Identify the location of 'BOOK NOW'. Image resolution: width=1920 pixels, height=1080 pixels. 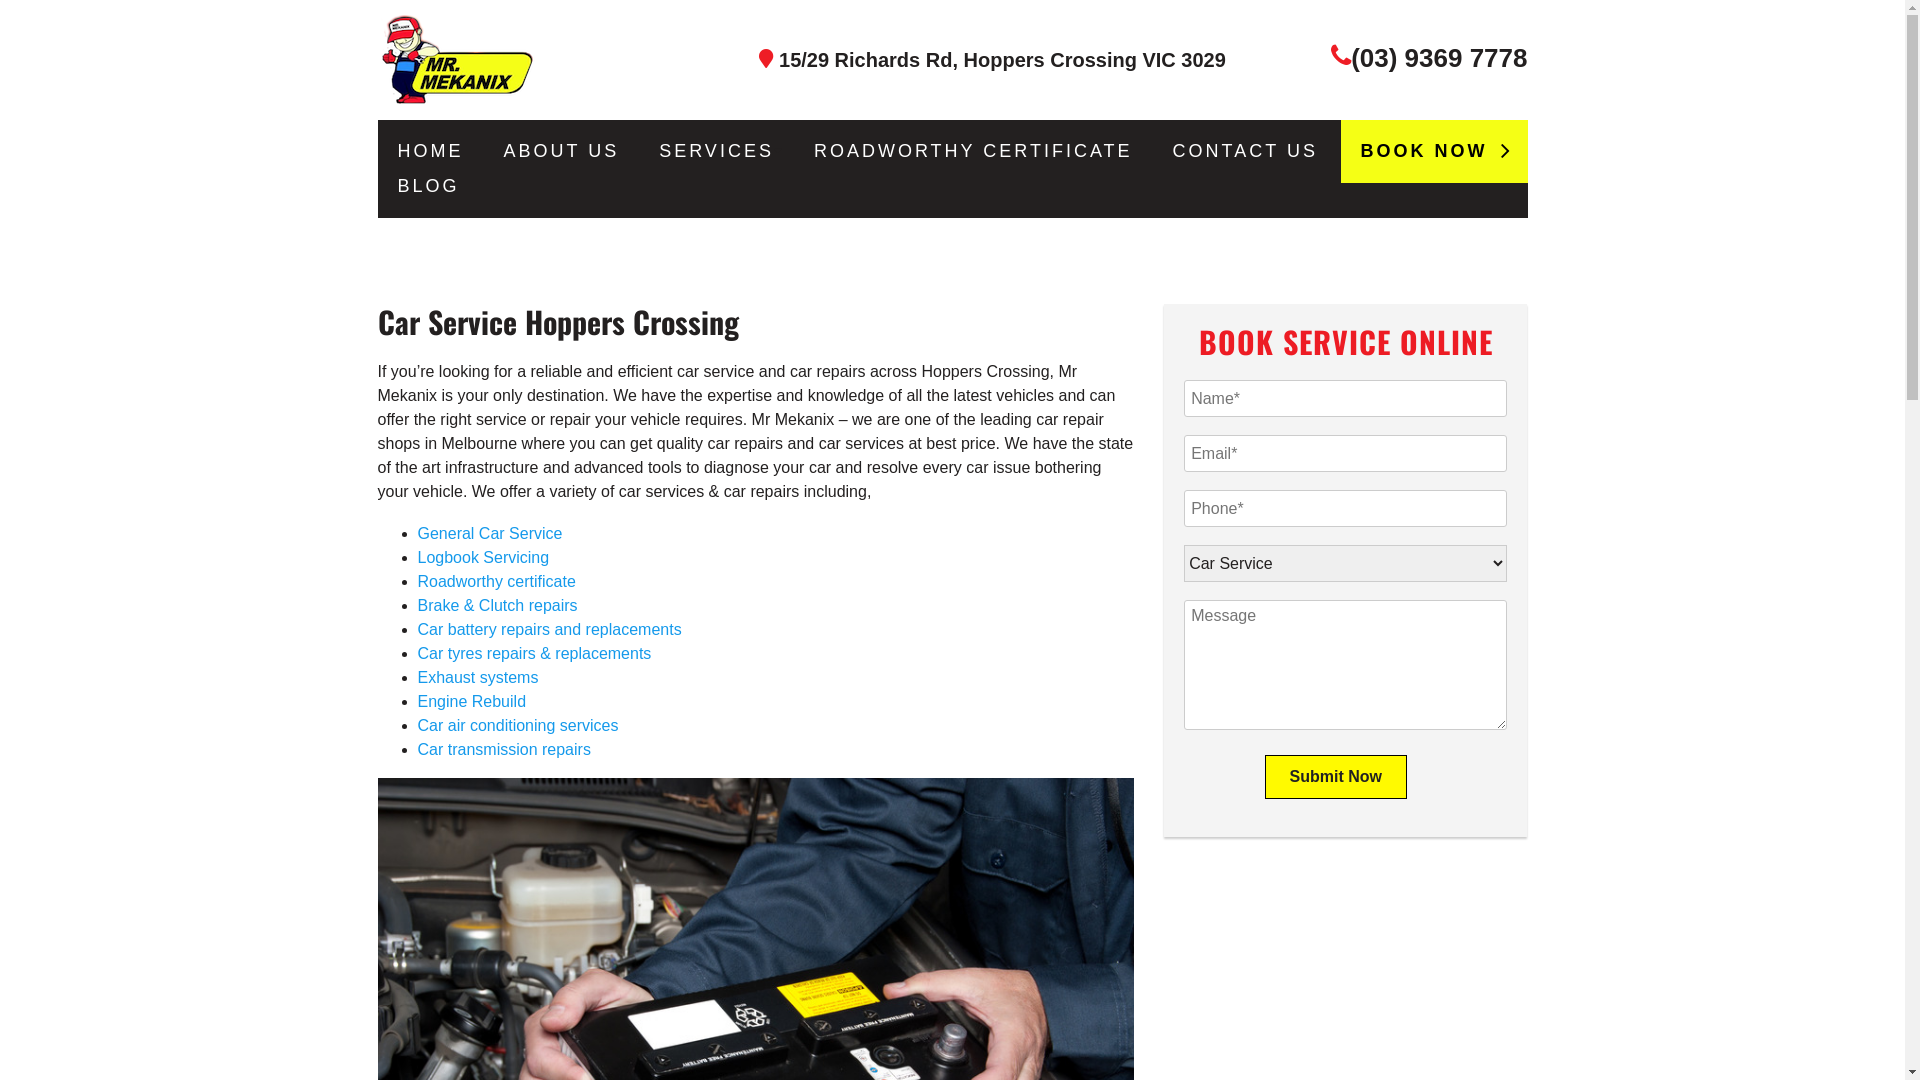
(1432, 150).